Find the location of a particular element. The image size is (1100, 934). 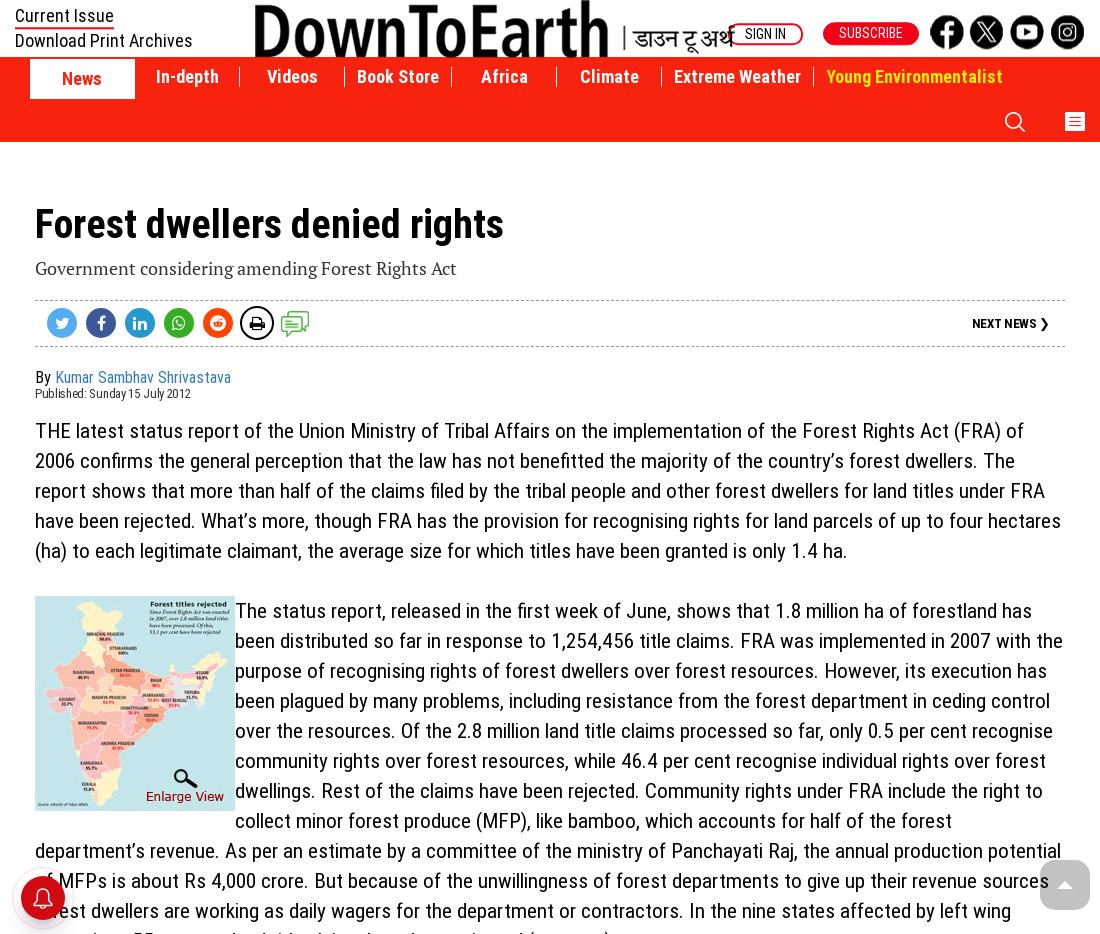

'News' is located at coordinates (61, 78).